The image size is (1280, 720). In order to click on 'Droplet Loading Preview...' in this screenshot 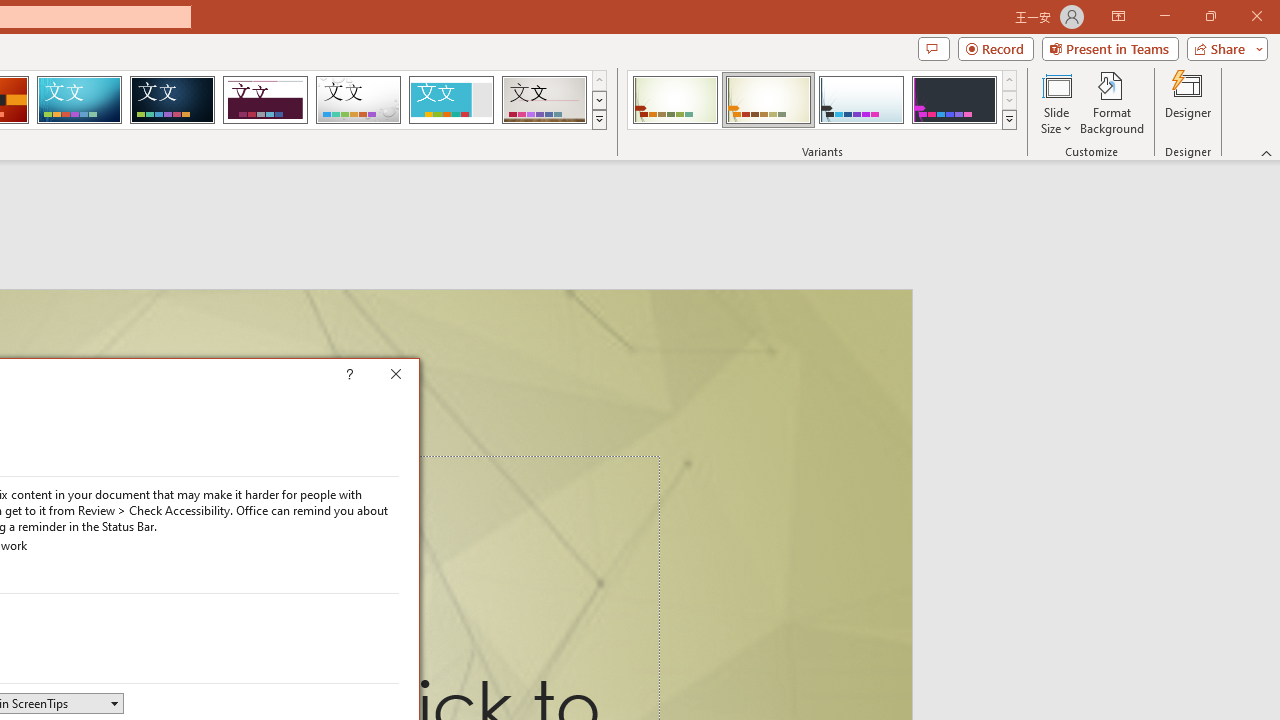, I will do `click(358, 100)`.